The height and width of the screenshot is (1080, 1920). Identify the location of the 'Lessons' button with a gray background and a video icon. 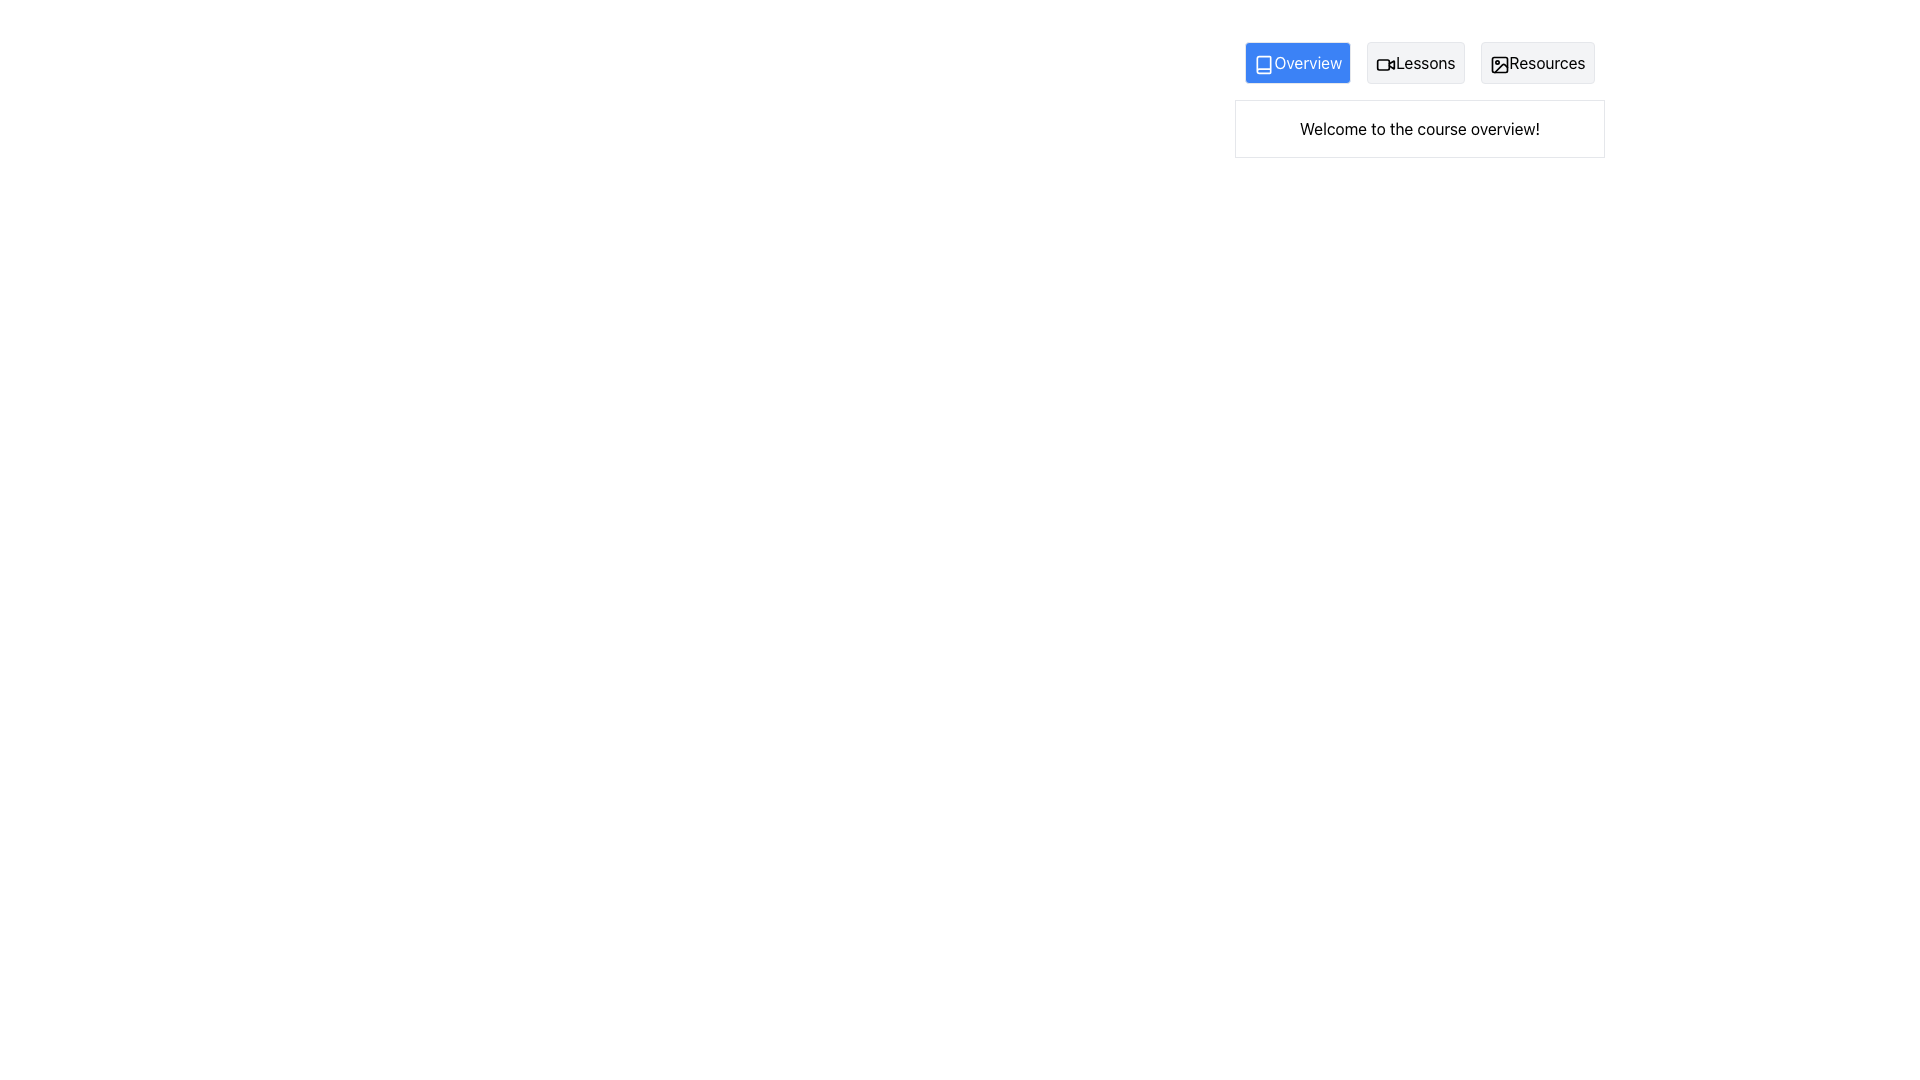
(1414, 61).